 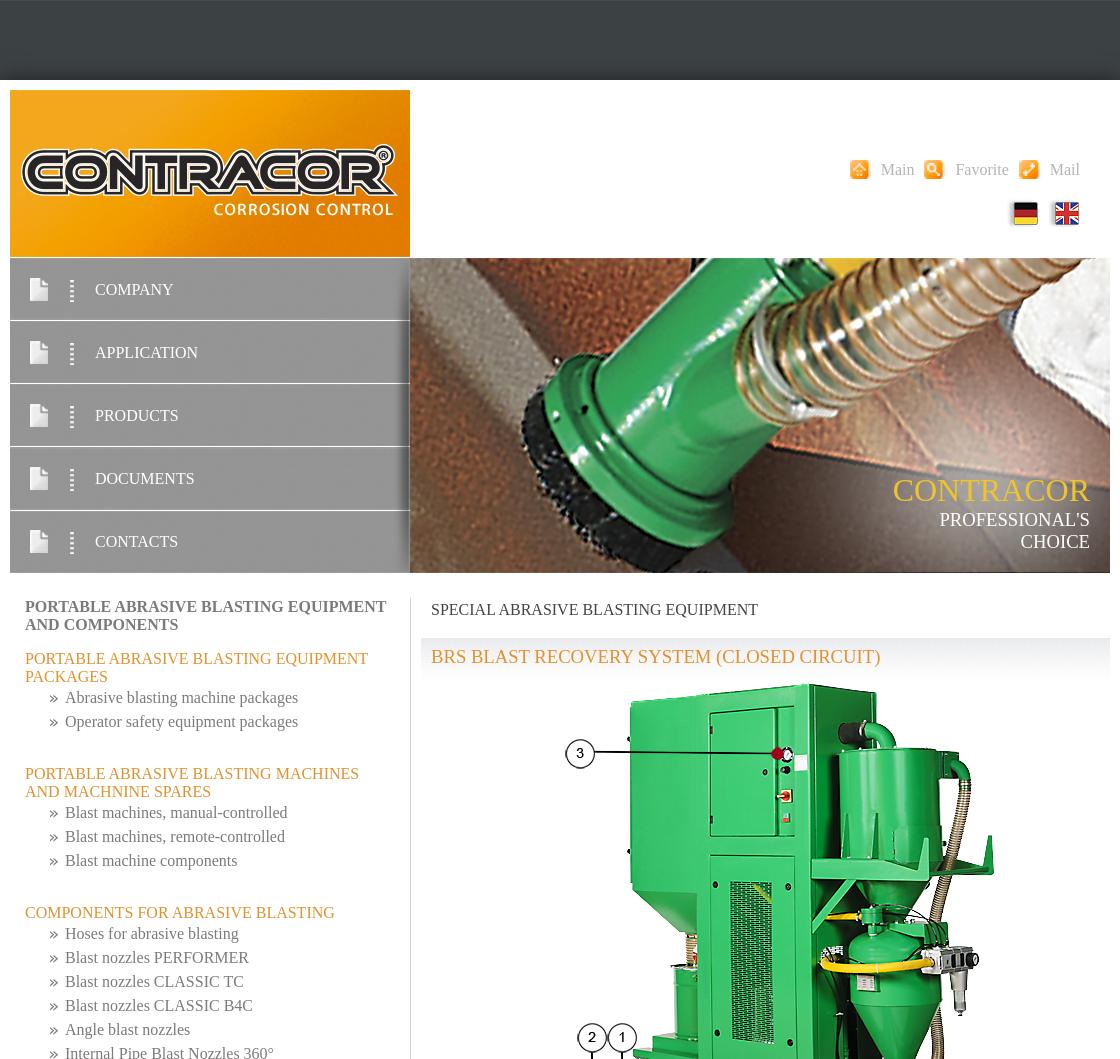 I want to click on 'APPLICATION', so click(x=146, y=351).